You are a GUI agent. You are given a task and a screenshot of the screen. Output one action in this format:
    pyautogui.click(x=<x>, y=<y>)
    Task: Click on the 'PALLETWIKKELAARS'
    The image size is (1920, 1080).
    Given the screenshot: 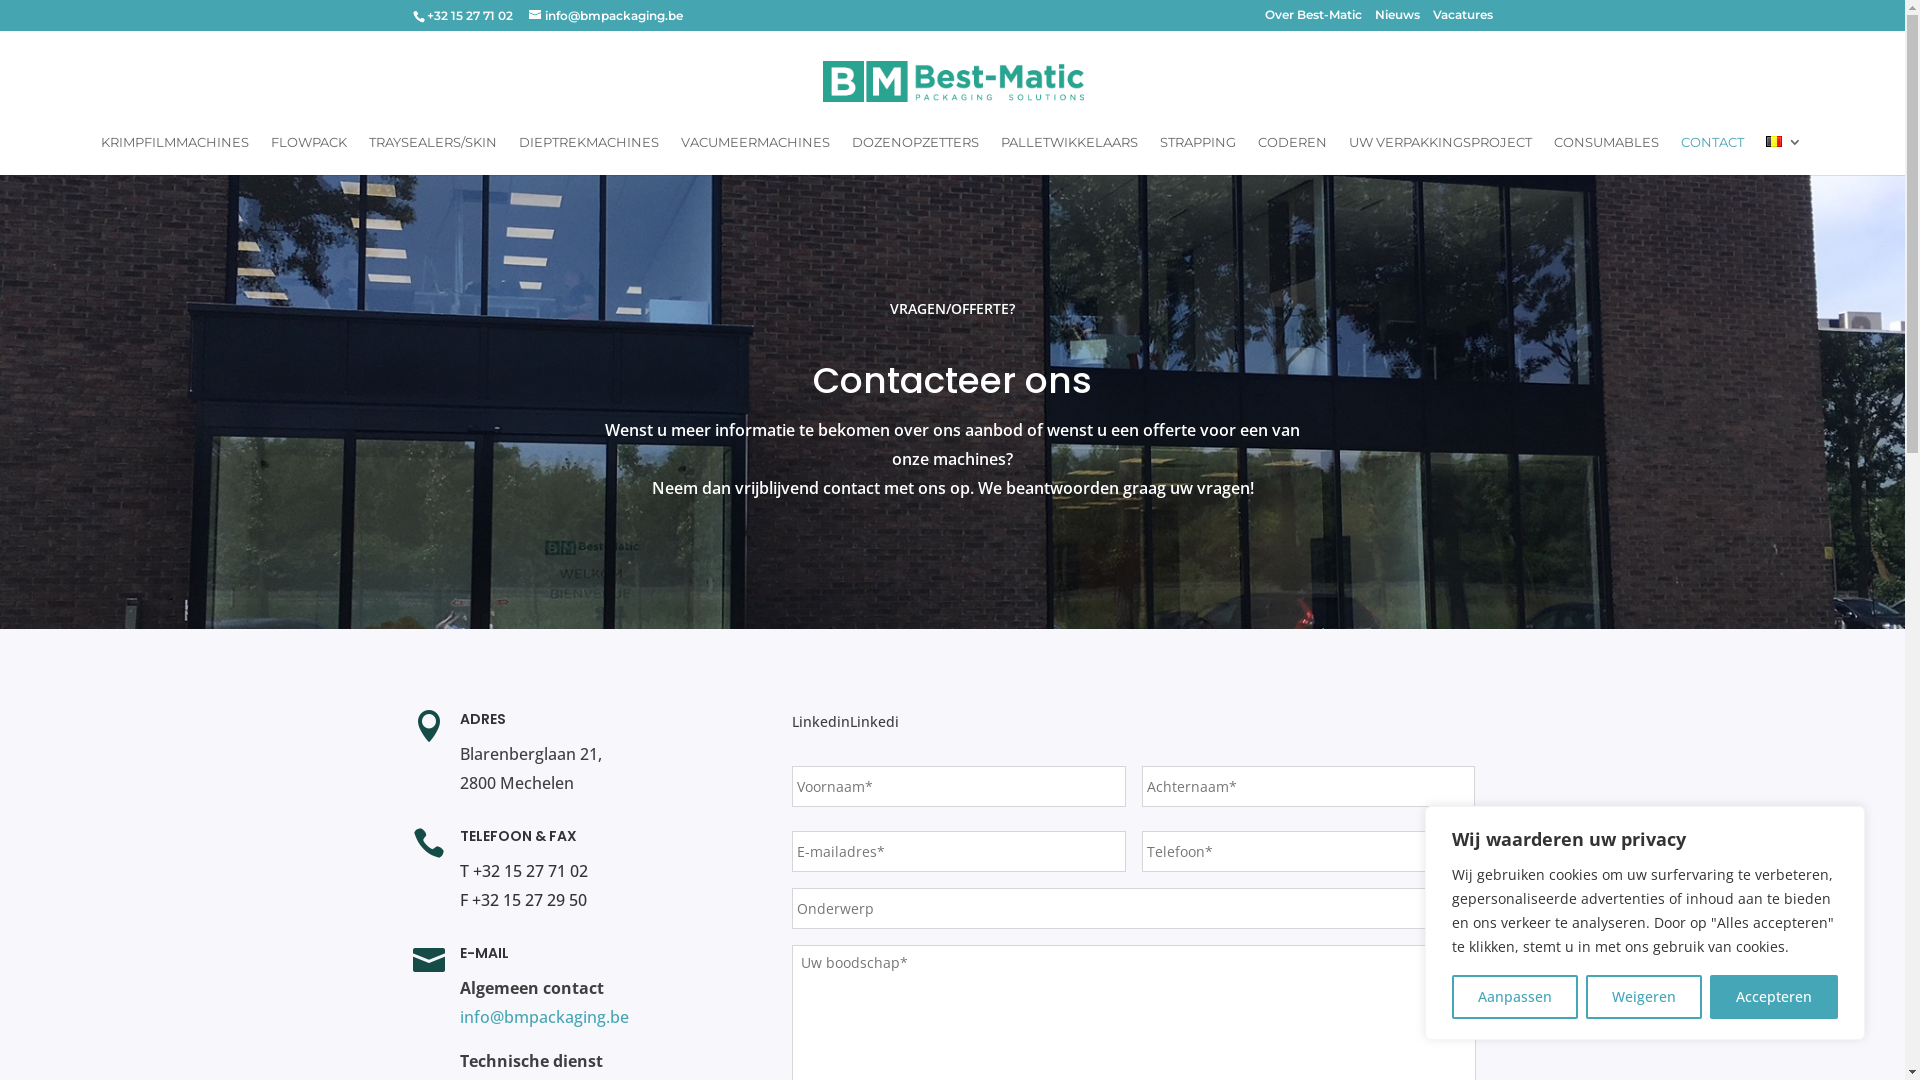 What is the action you would take?
    pyautogui.click(x=1068, y=153)
    